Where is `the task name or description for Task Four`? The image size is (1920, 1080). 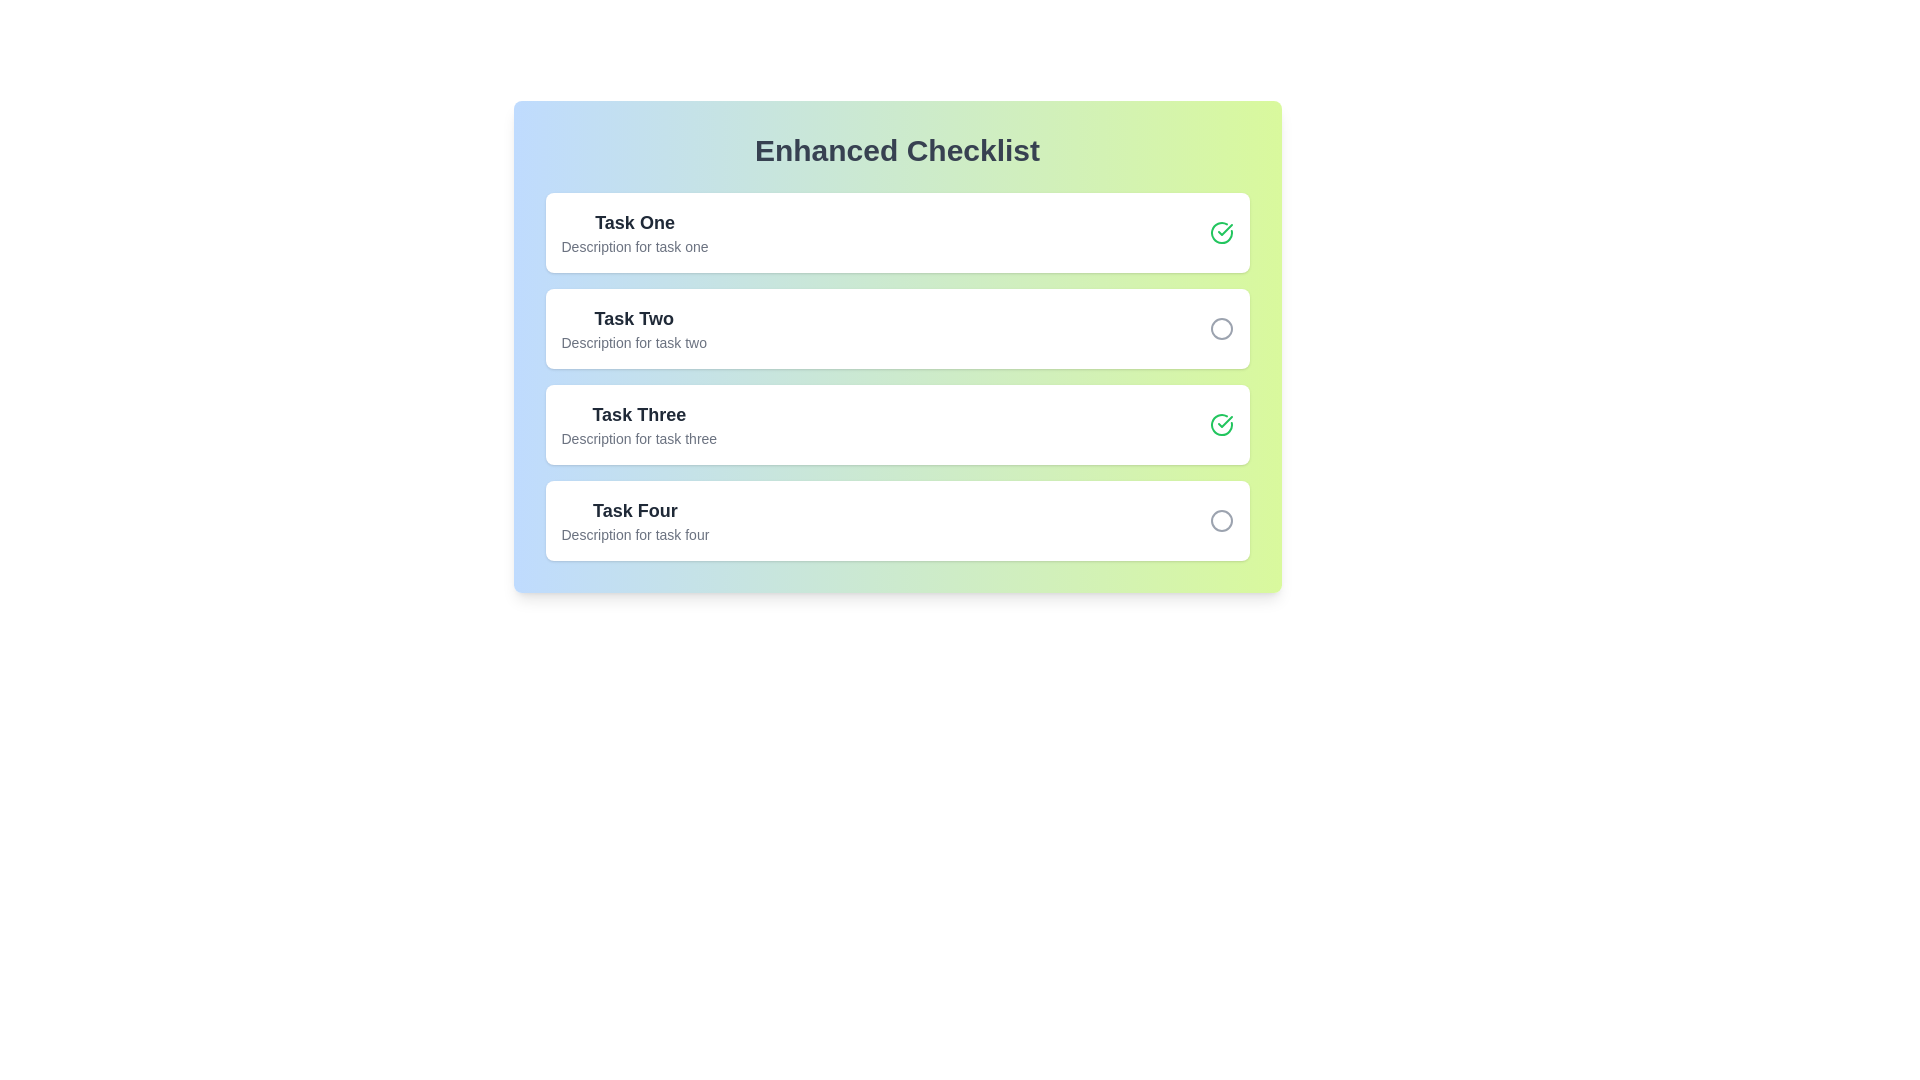
the task name or description for Task Four is located at coordinates (633, 509).